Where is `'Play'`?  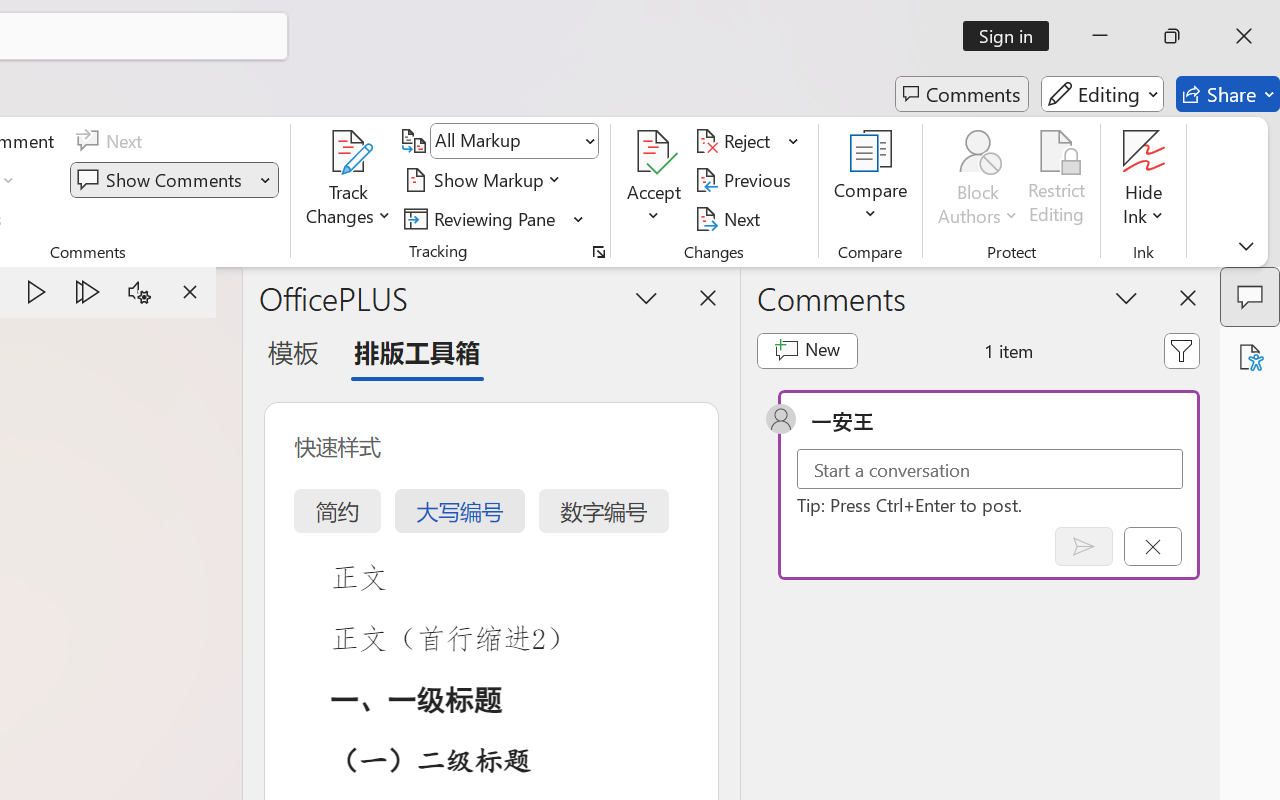
'Play' is located at coordinates (37, 292).